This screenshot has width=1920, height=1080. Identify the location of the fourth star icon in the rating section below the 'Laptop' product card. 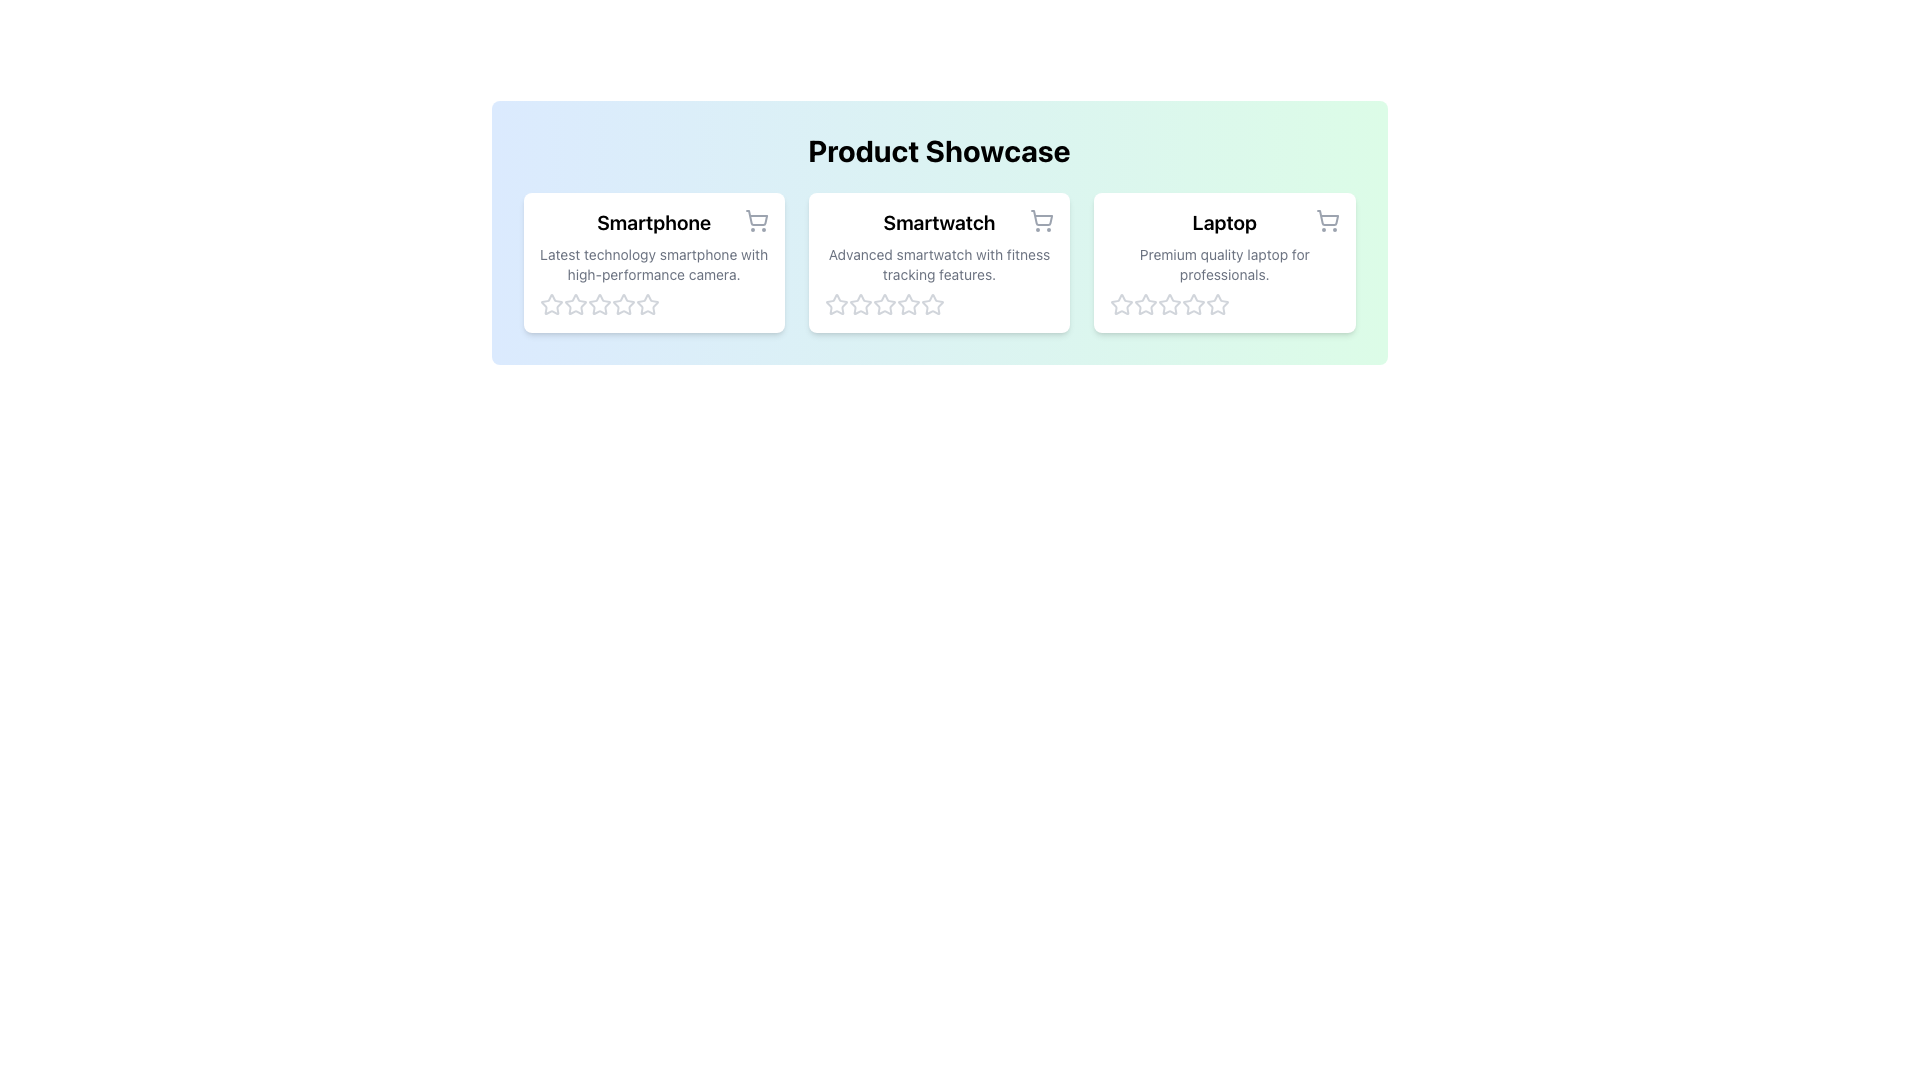
(1194, 304).